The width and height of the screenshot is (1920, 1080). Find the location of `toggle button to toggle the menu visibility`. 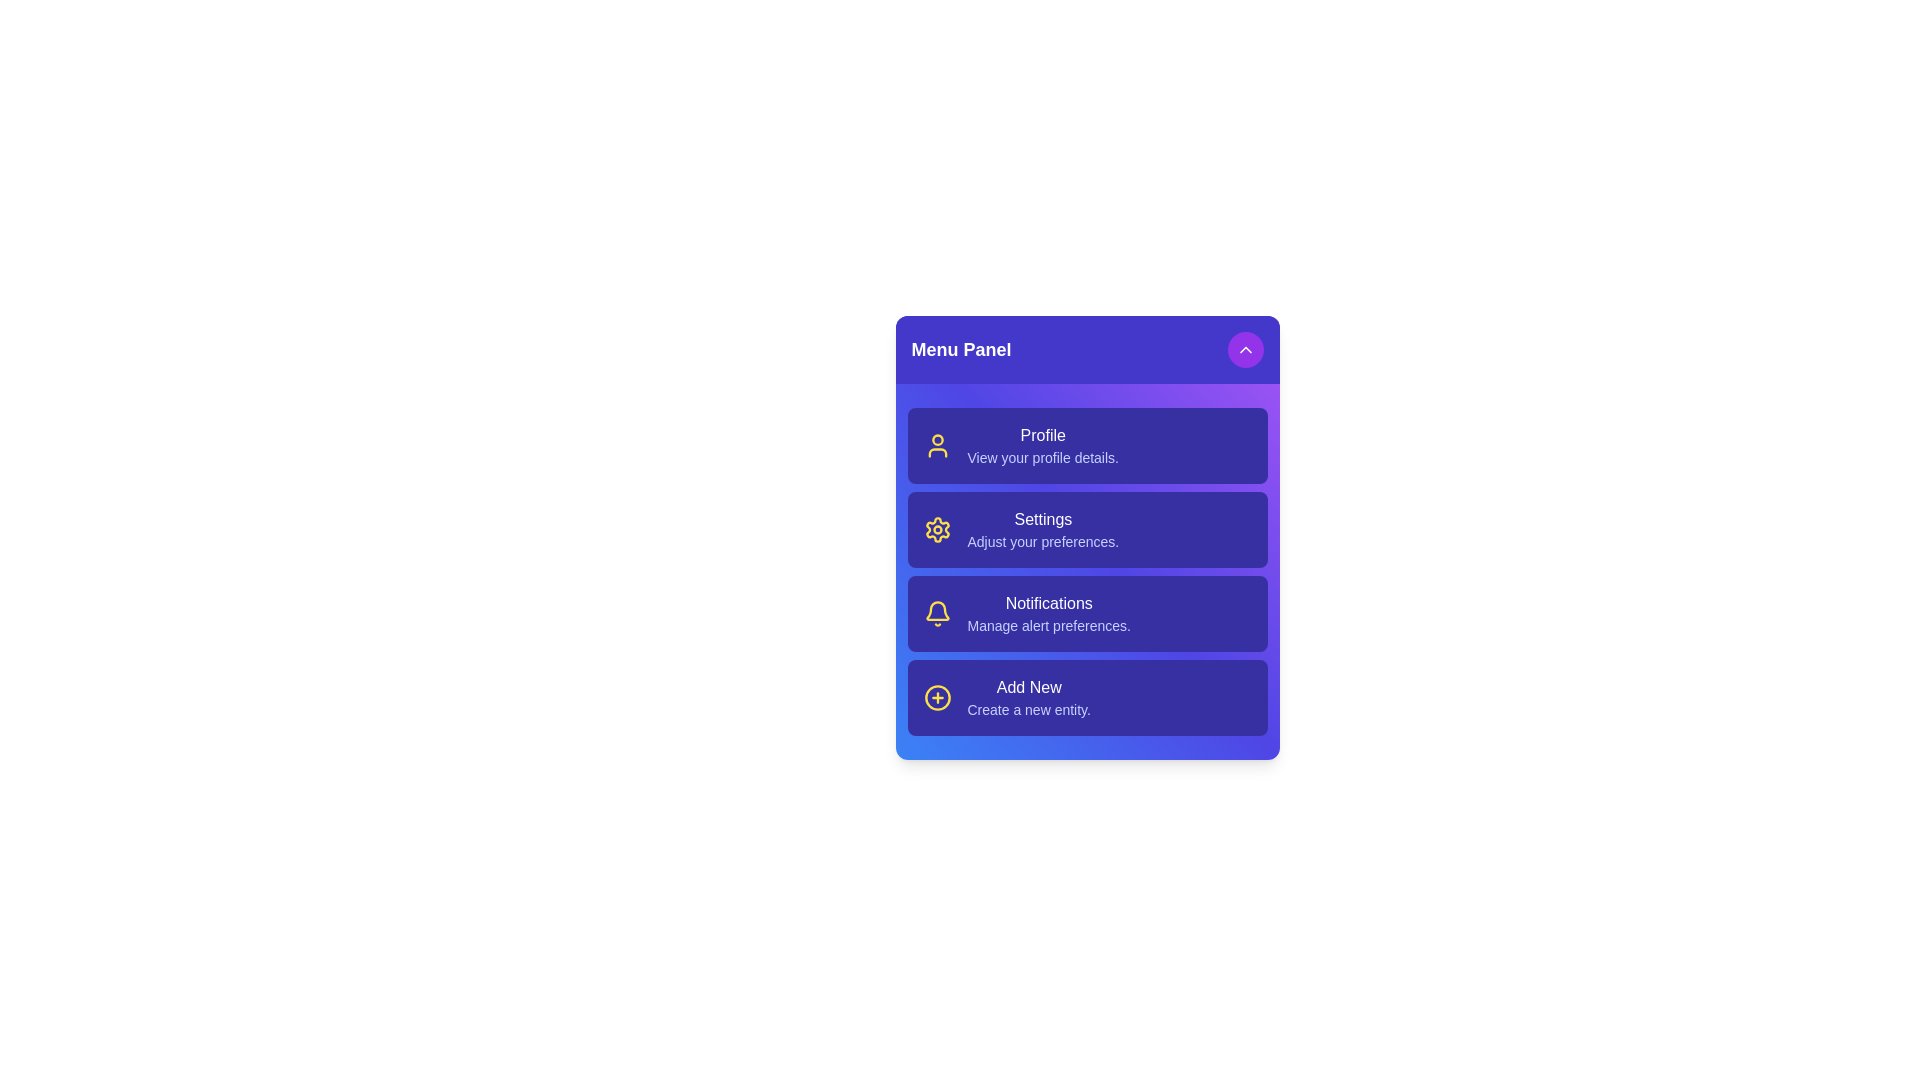

toggle button to toggle the menu visibility is located at coordinates (1244, 349).